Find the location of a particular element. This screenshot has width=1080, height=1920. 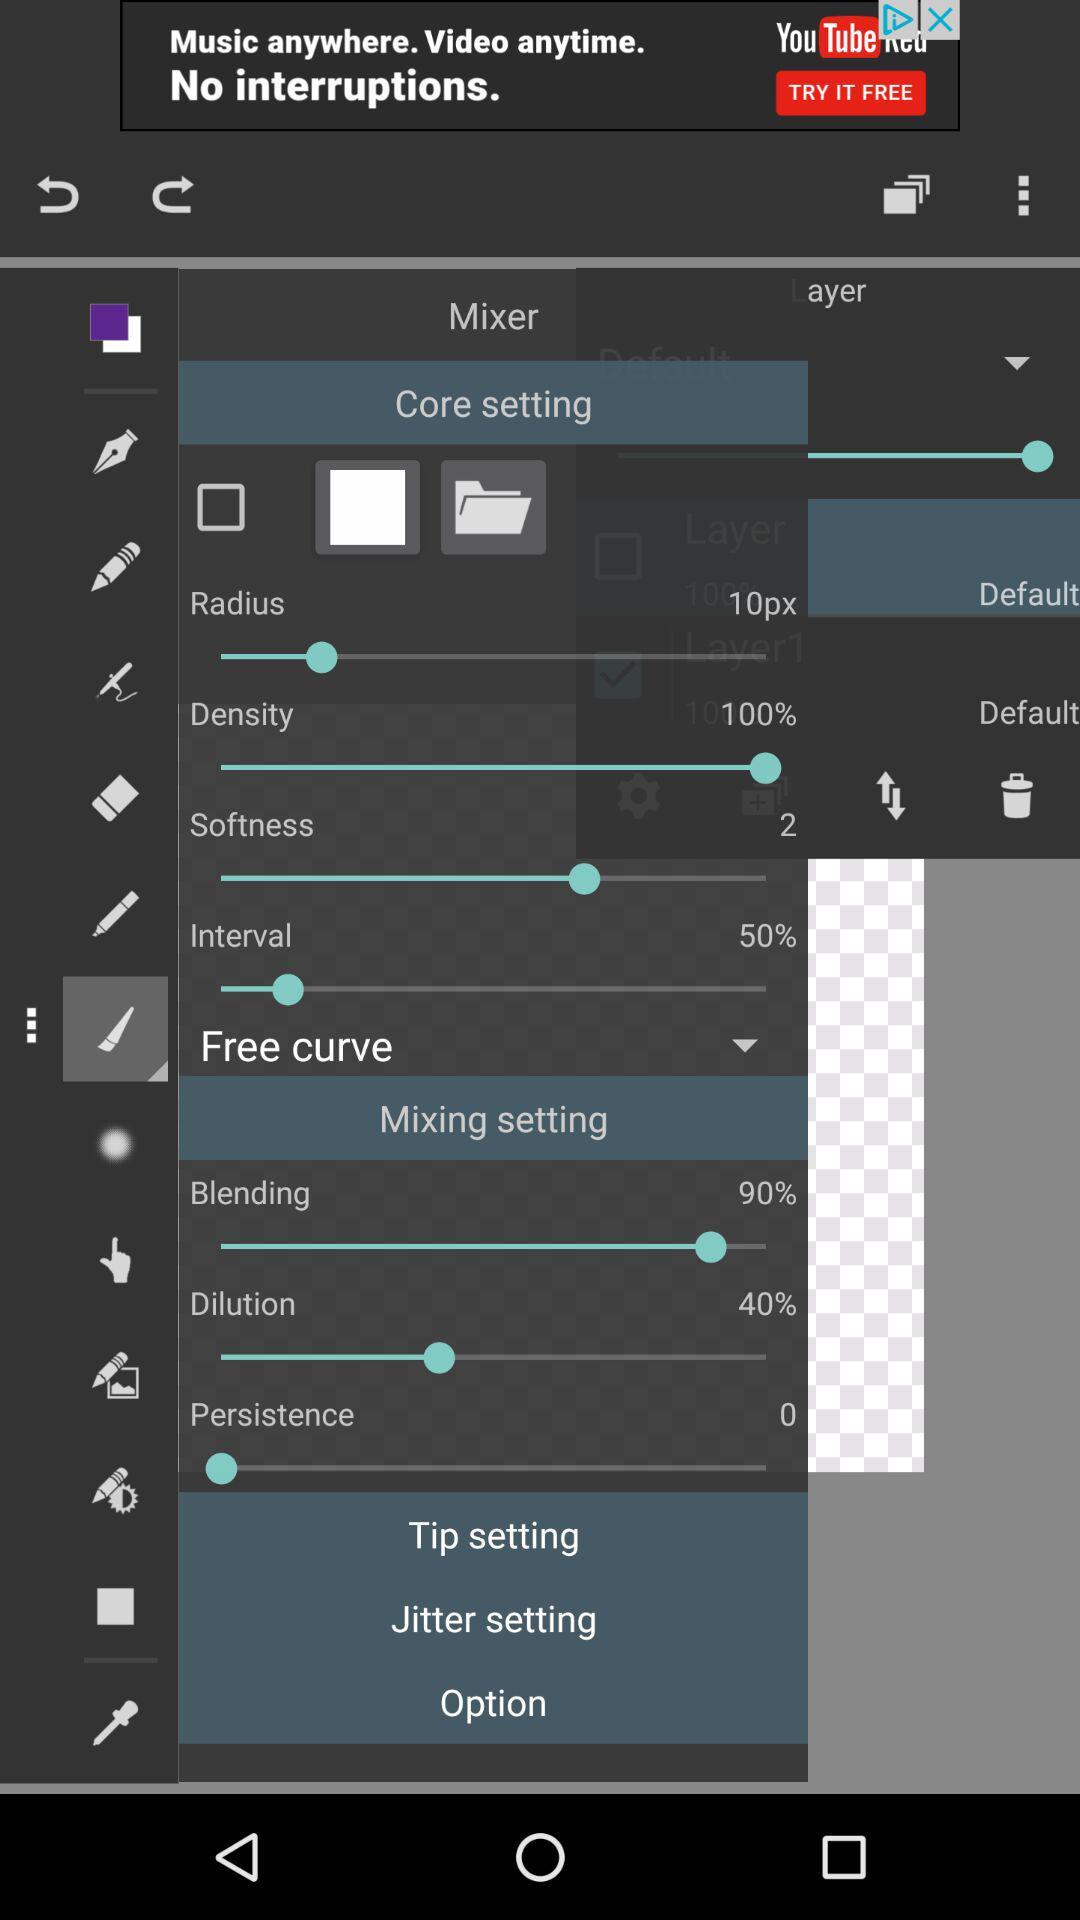

exit core setting is located at coordinates (367, 506).